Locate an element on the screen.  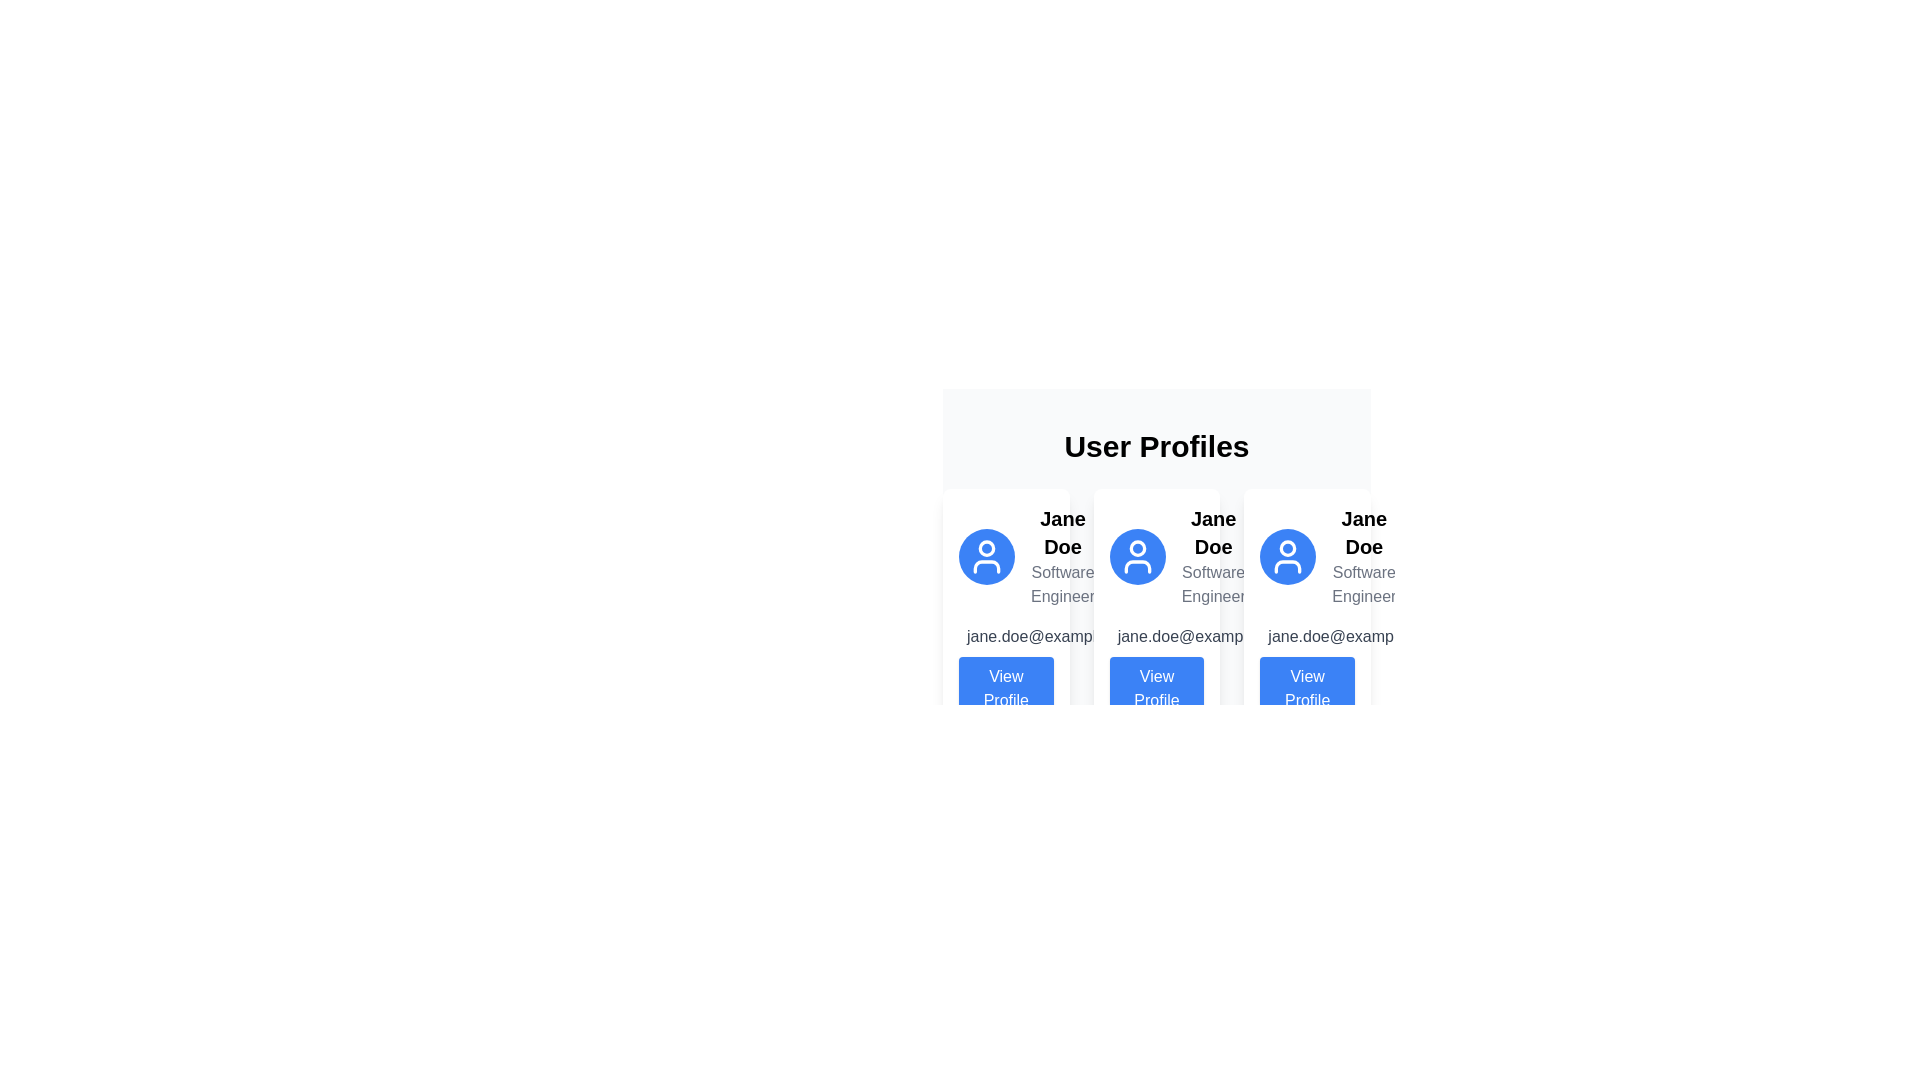
the user profile icon, which is the third SVG user silhouette in a horizontal list of profile icons, indicating a specific person's information or account is located at coordinates (1288, 556).